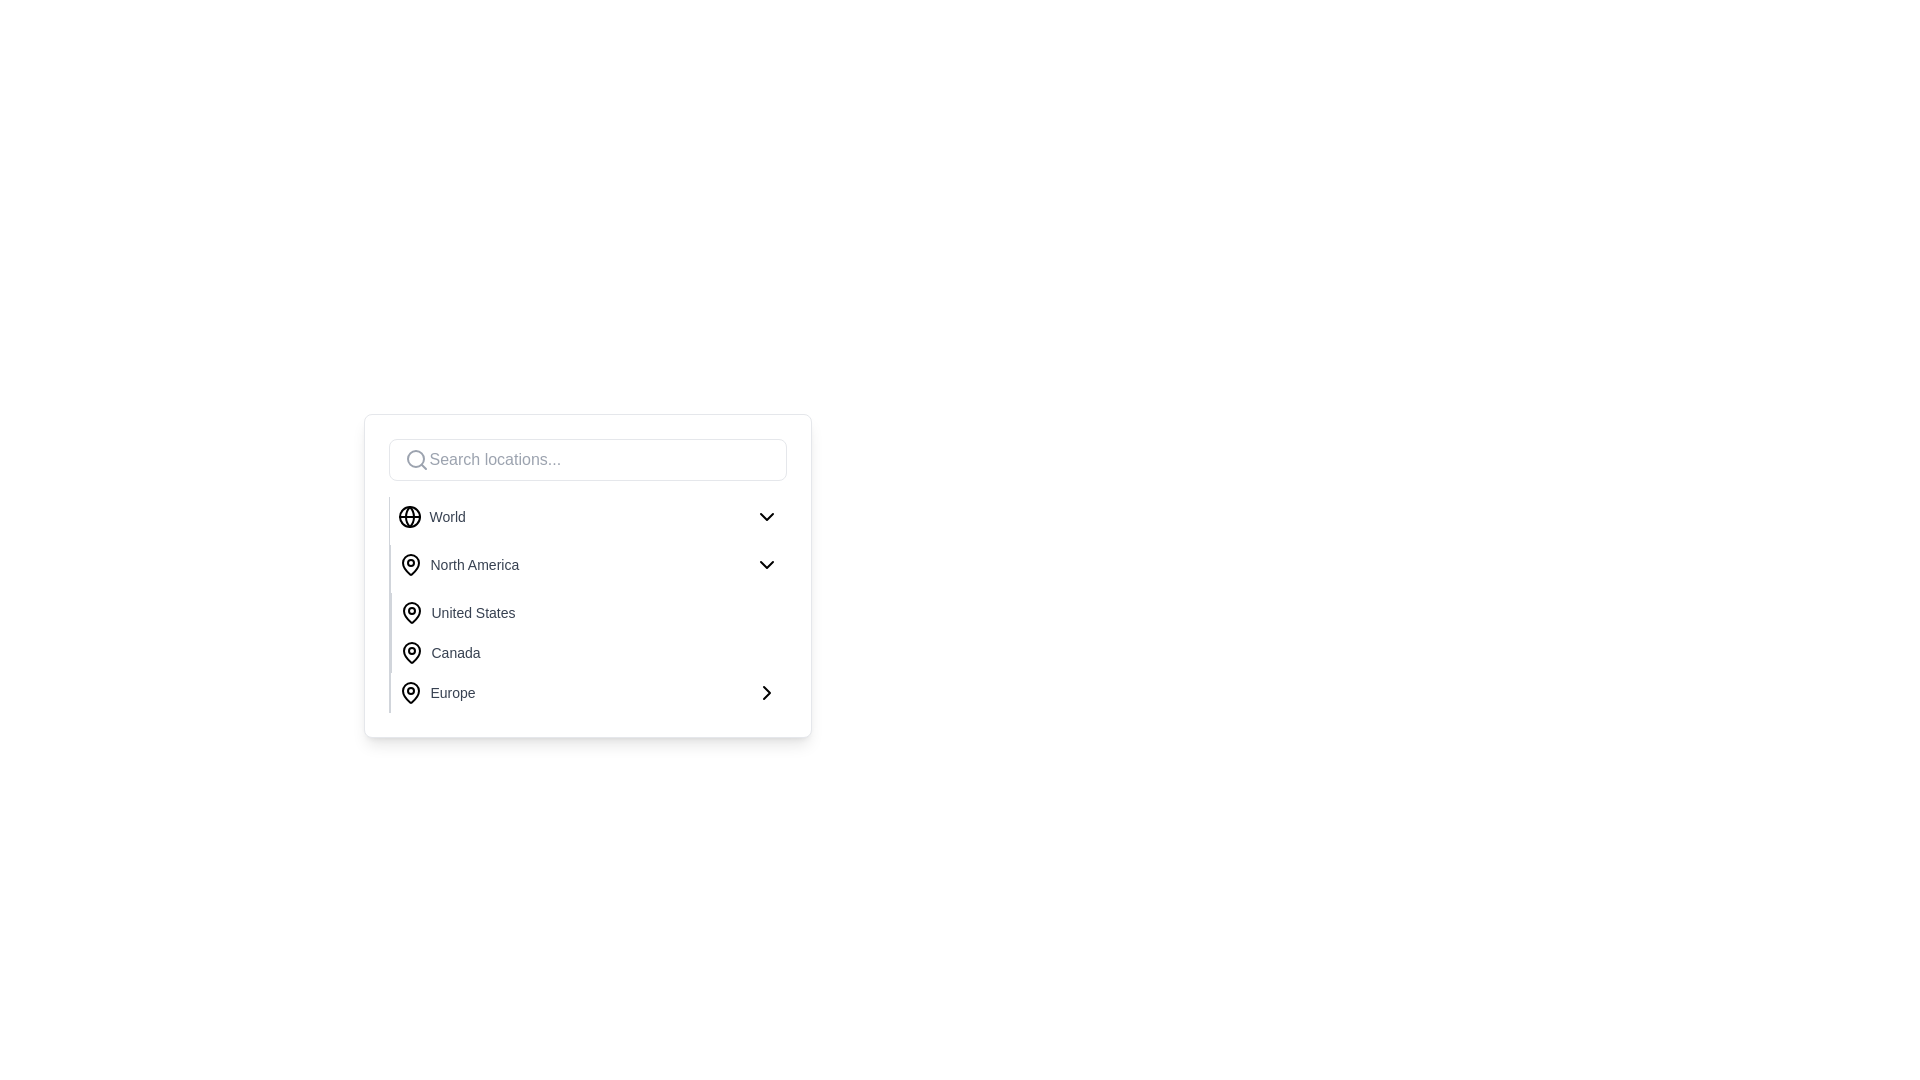 The height and width of the screenshot is (1080, 1920). What do you see at coordinates (587, 627) in the screenshot?
I see `the dropdown menu section titled 'World'` at bounding box center [587, 627].